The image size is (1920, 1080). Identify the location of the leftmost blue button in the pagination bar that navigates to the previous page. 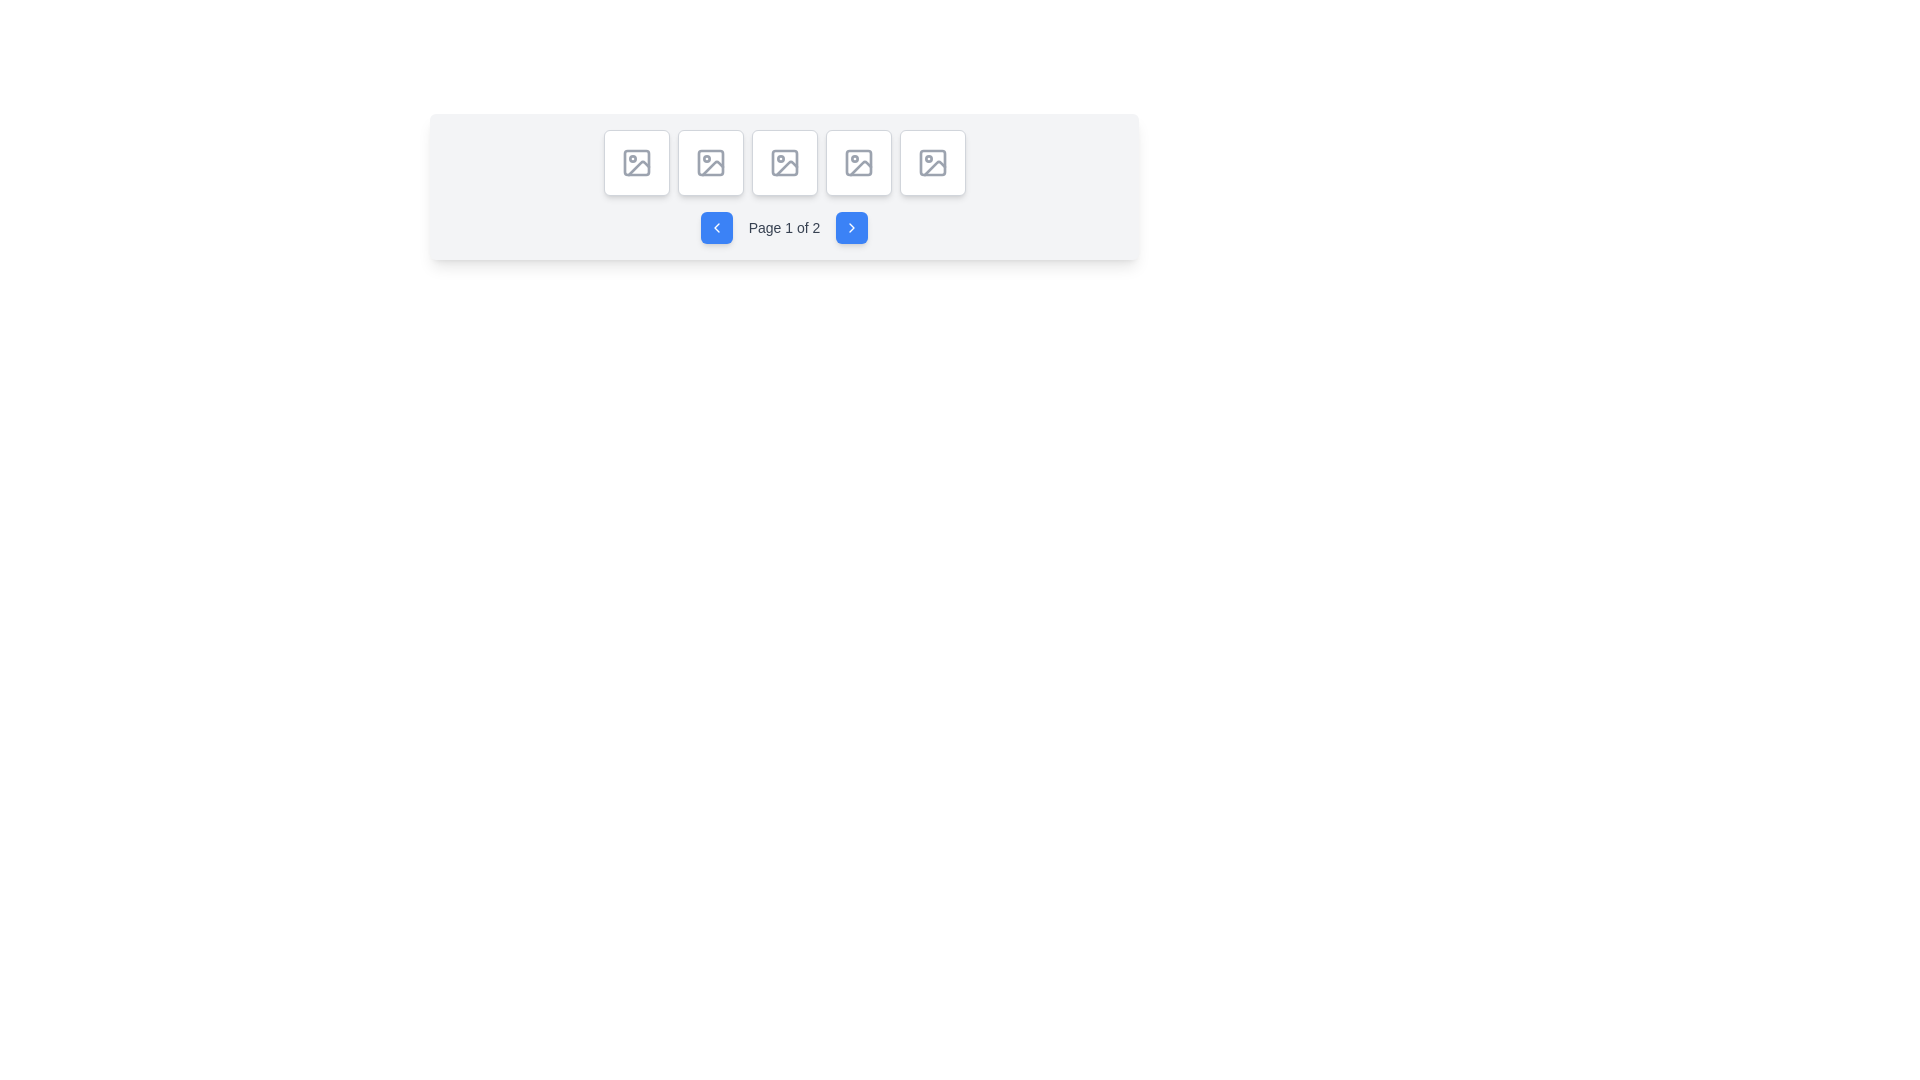
(716, 226).